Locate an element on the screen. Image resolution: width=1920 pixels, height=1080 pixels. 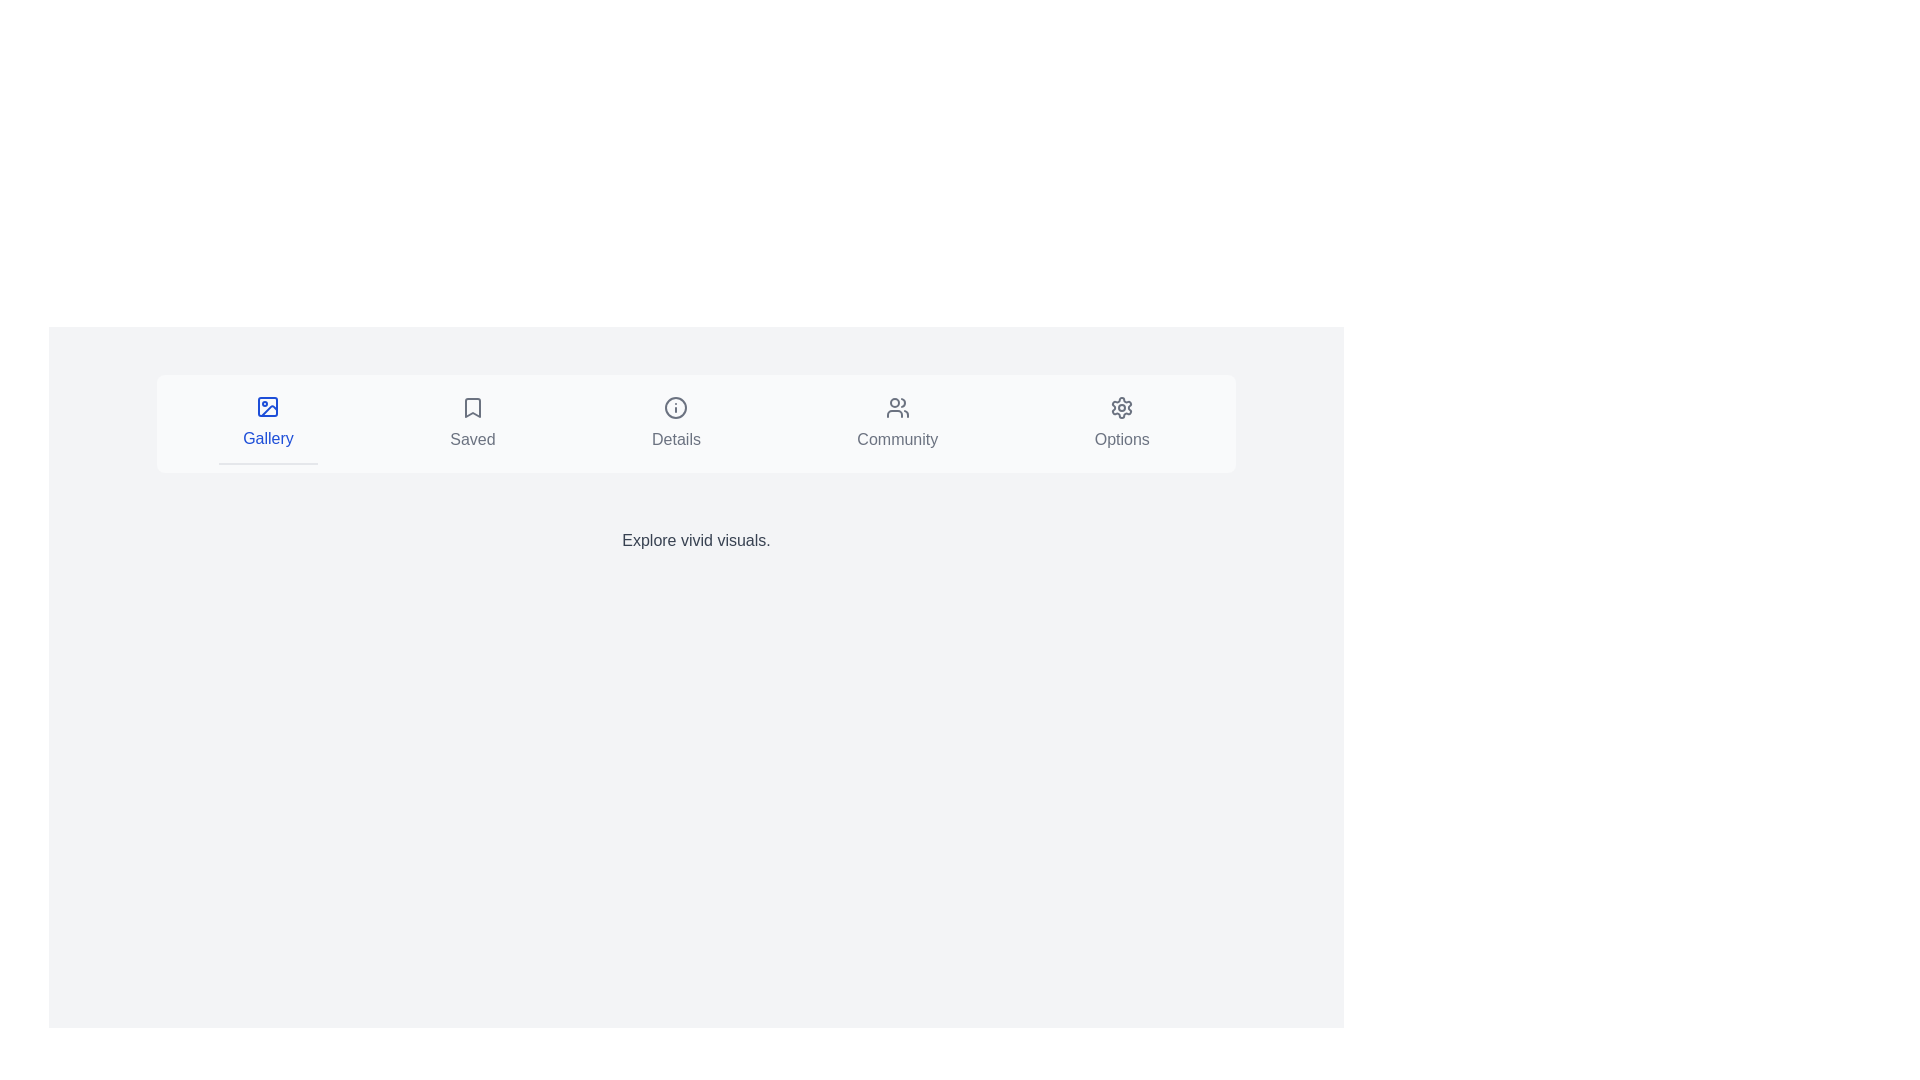
the tab labeled 'Options' to navigate to its content is located at coordinates (1122, 423).